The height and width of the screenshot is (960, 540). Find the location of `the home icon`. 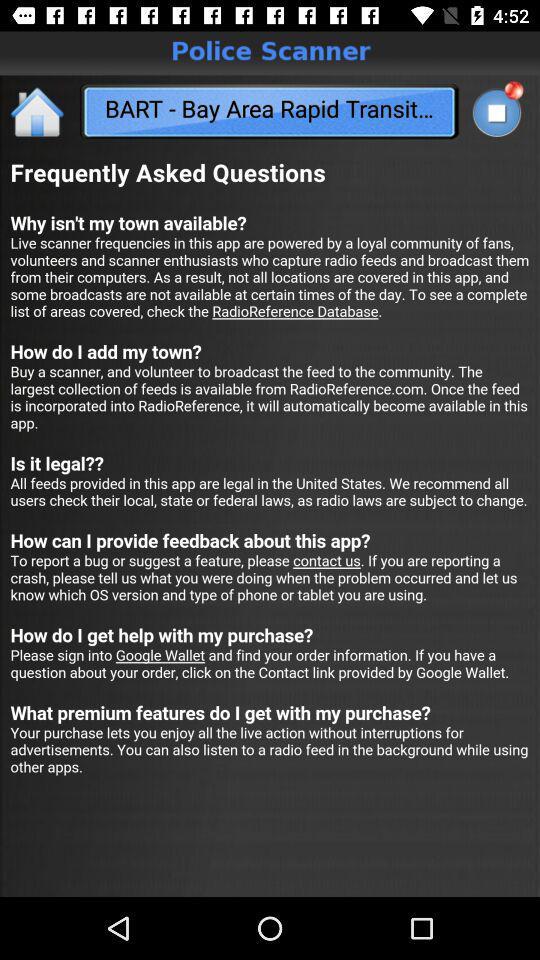

the home icon is located at coordinates (38, 111).